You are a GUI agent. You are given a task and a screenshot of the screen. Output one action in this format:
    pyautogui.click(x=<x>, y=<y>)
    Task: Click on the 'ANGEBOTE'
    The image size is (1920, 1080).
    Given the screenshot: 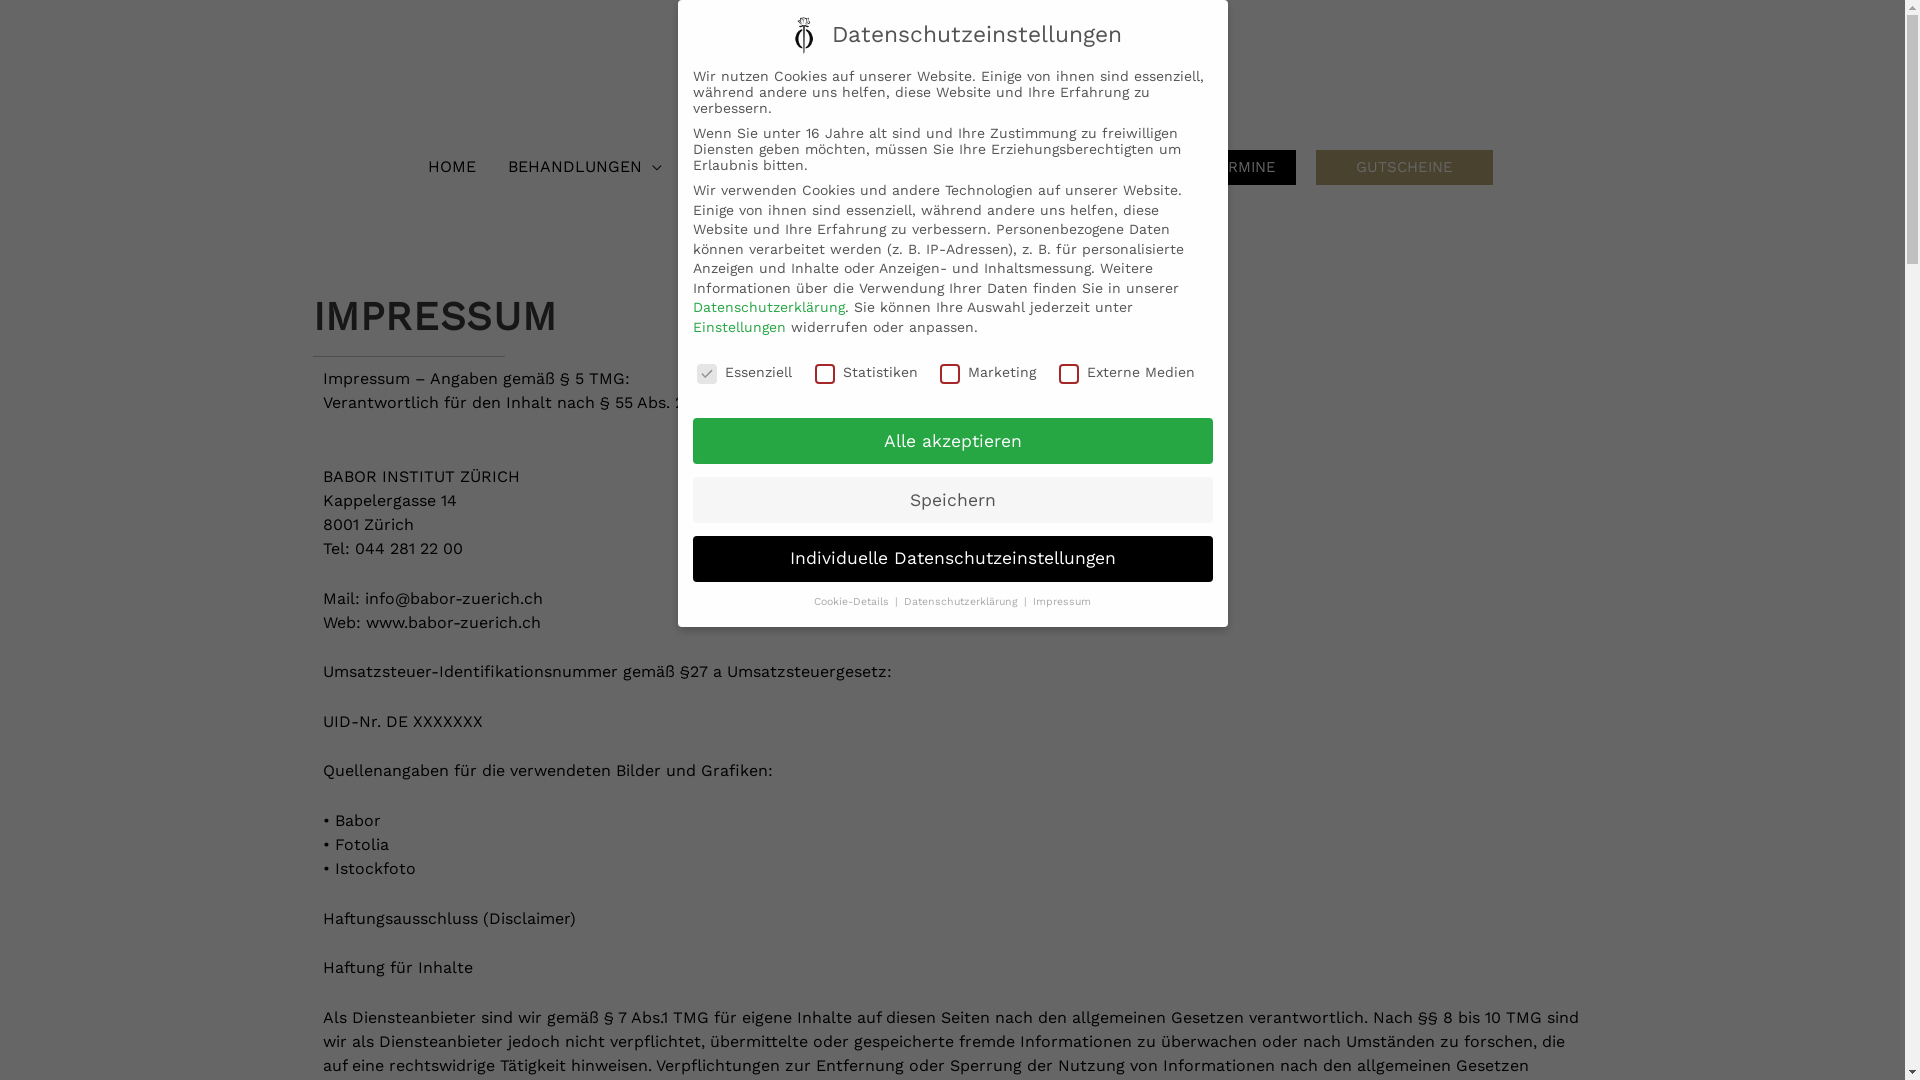 What is the action you would take?
    pyautogui.click(x=736, y=165)
    